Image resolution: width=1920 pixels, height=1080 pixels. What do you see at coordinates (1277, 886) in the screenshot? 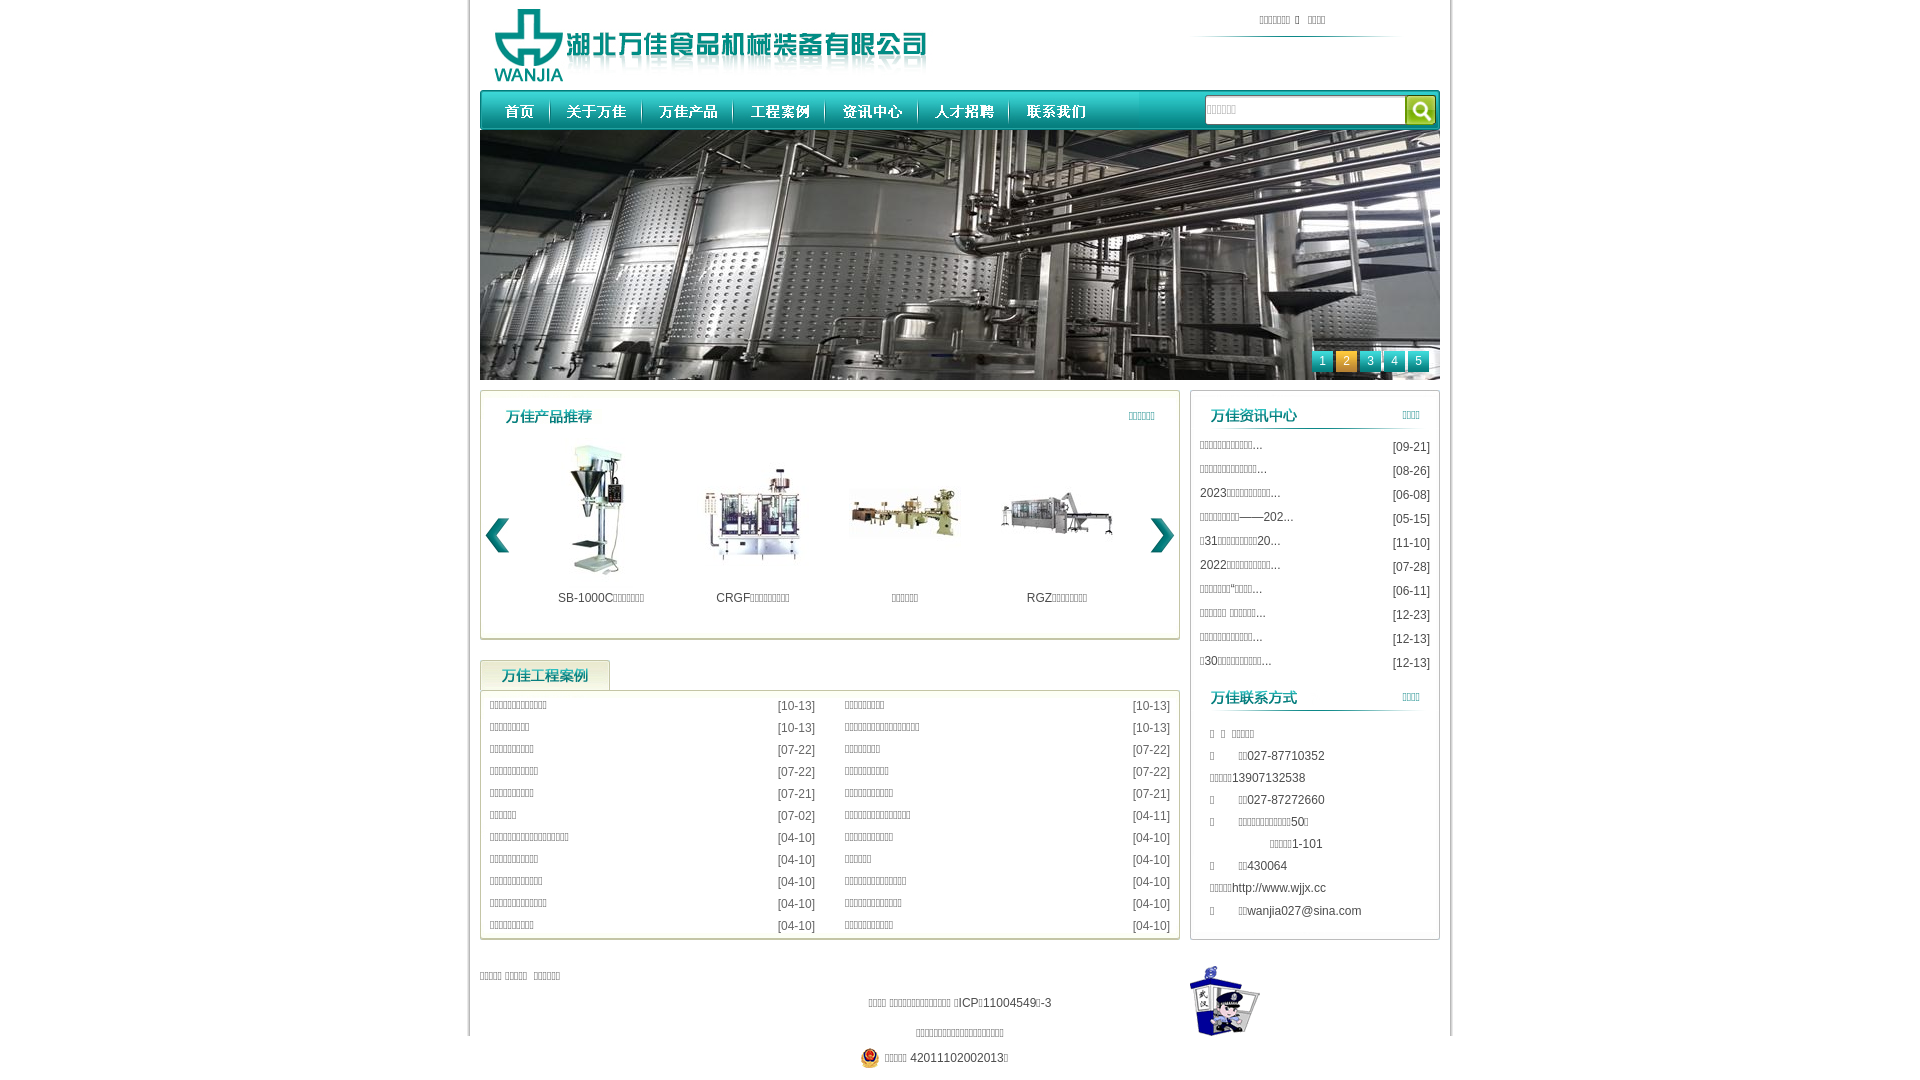
I see `'http://www.wjjx.cc'` at bounding box center [1277, 886].